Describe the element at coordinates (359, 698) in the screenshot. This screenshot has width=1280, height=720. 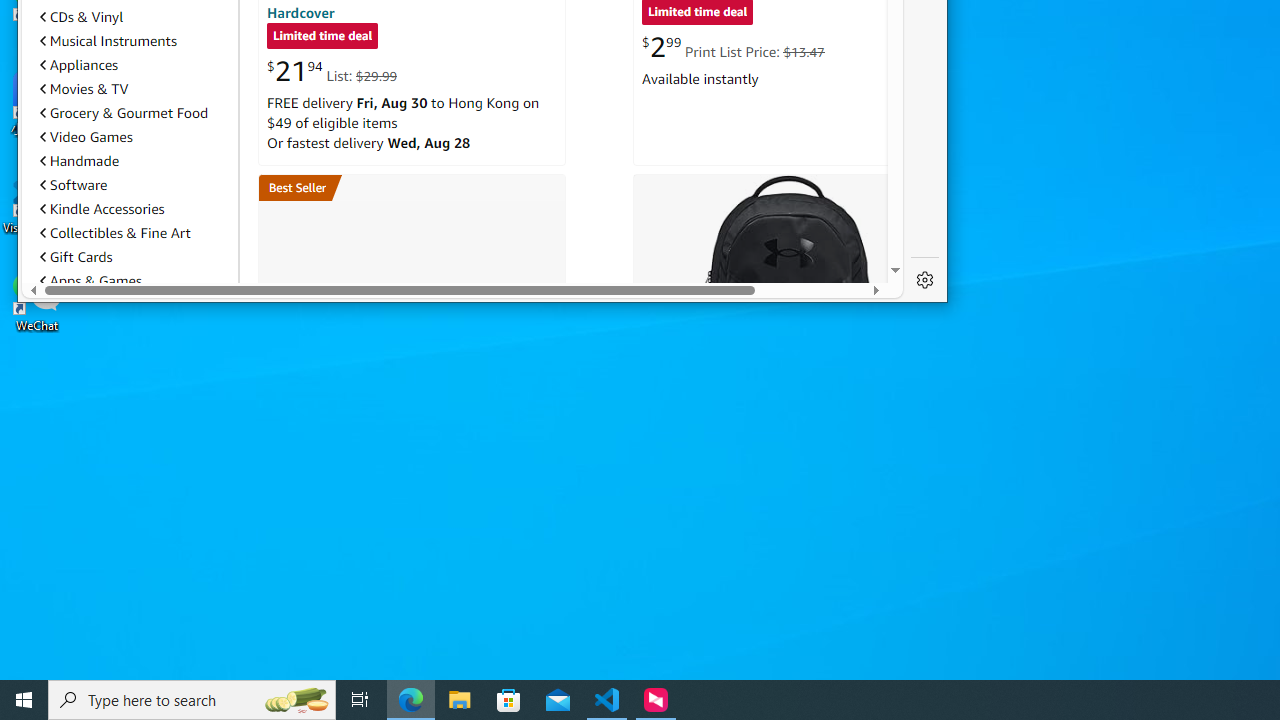
I see `'Task View'` at that location.